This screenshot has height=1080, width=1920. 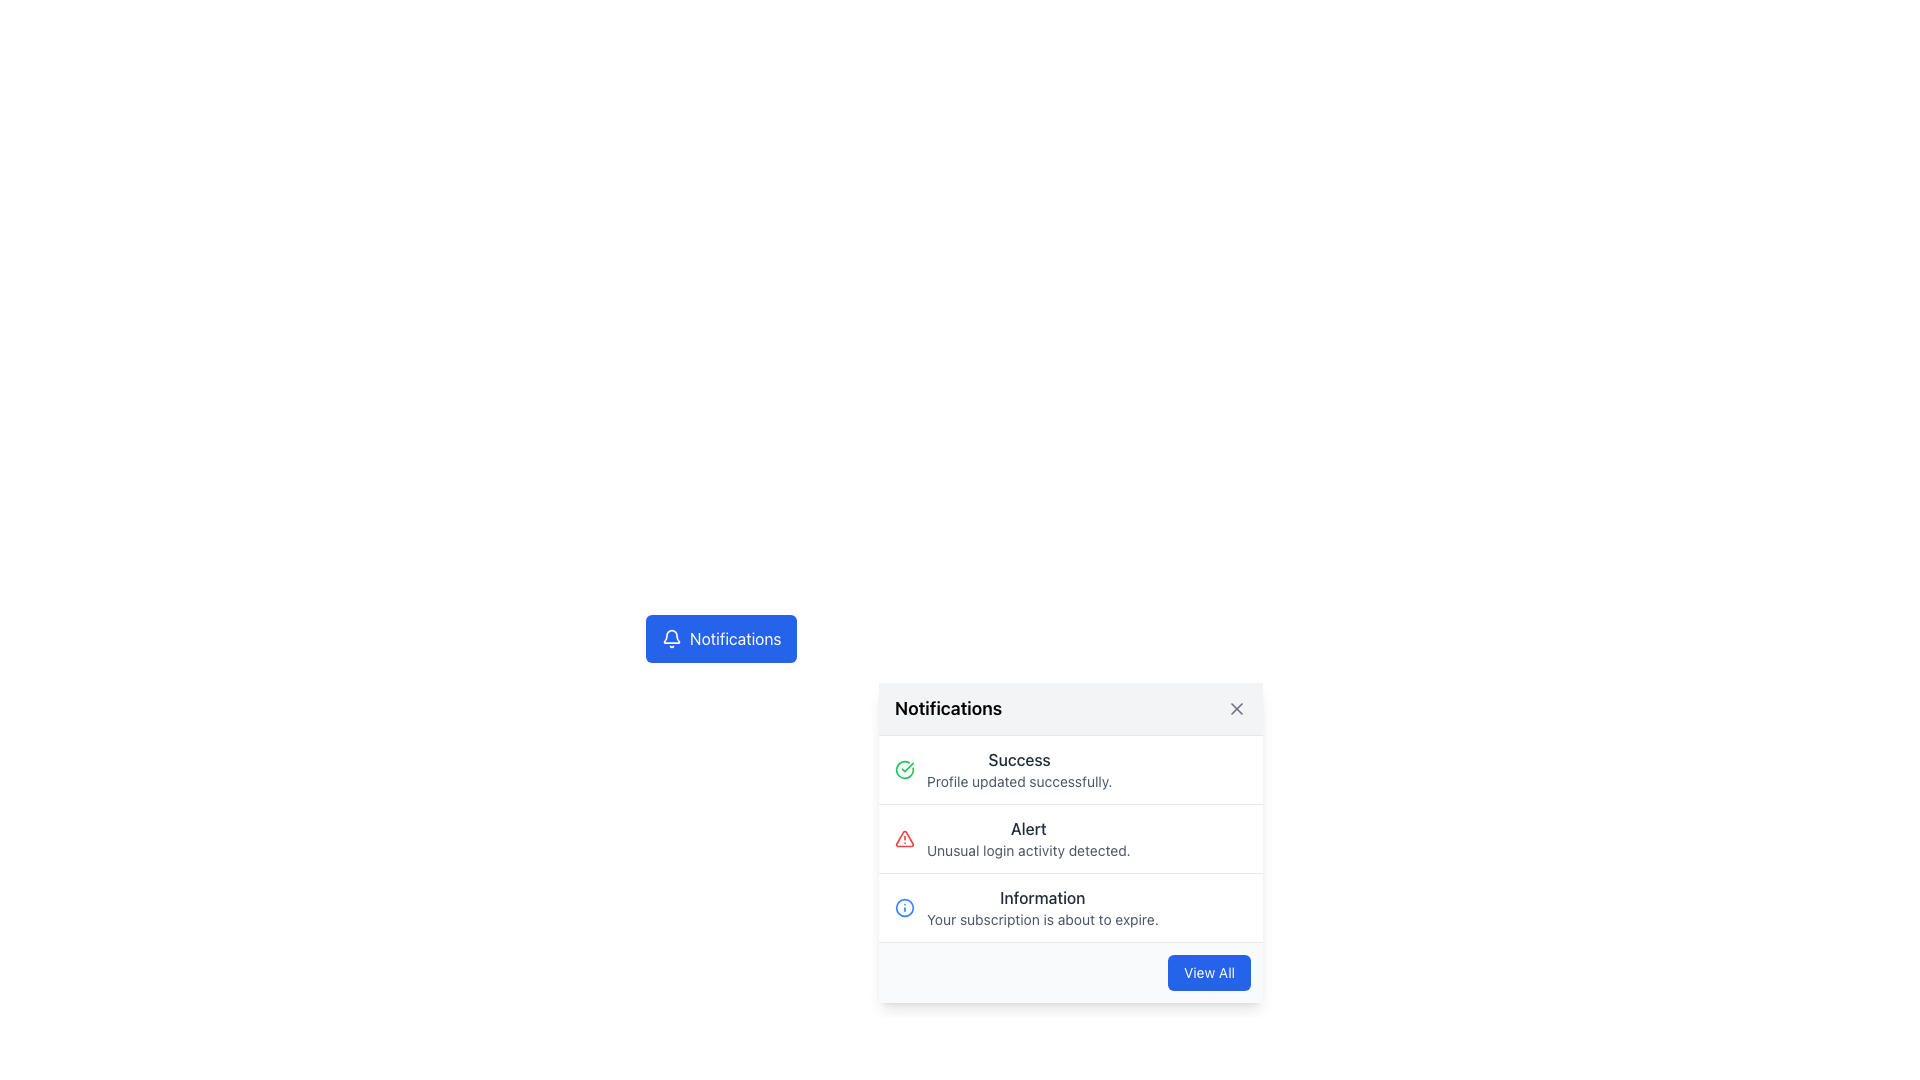 What do you see at coordinates (1028, 851) in the screenshot?
I see `text of the alert notification located below the bold-text heading 'Alert' in the notification panel` at bounding box center [1028, 851].